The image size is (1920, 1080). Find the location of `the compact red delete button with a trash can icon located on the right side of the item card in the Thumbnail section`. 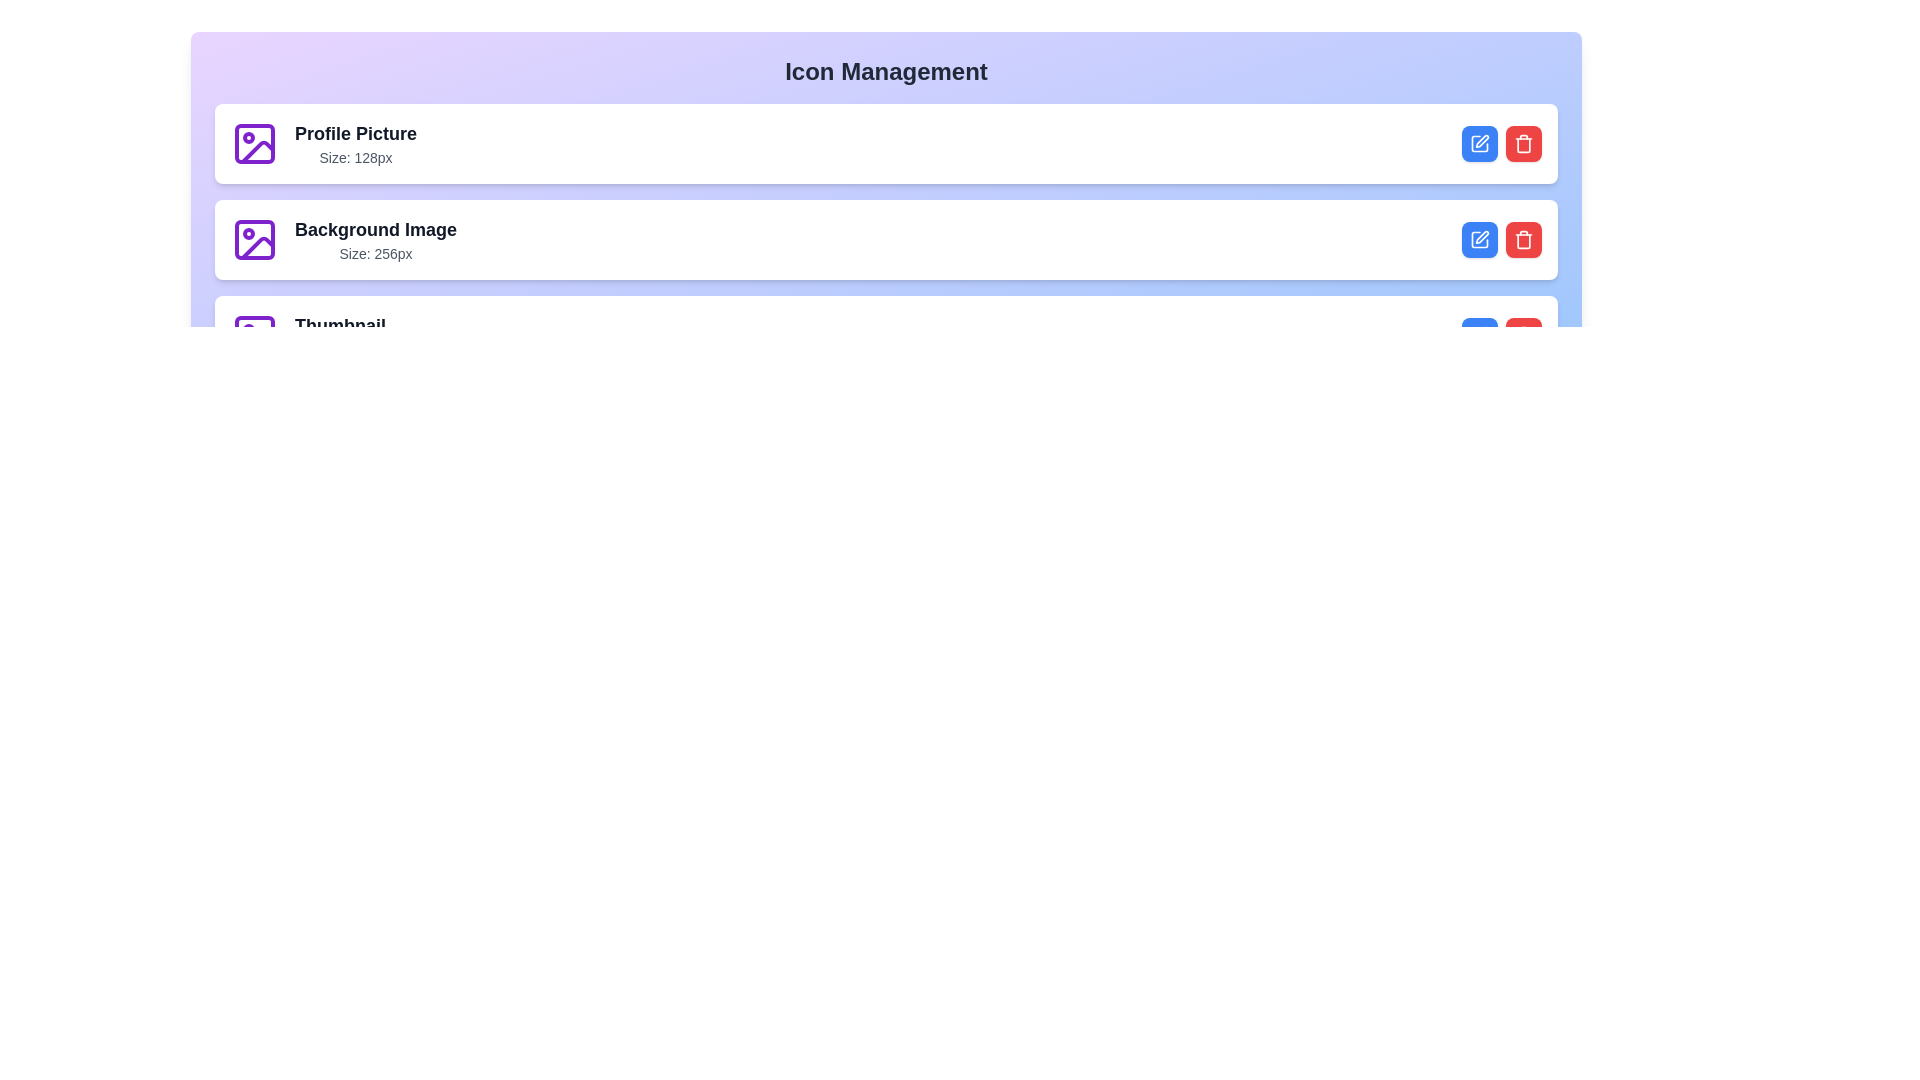

the compact red delete button with a trash can icon located on the right side of the item card in the Thumbnail section is located at coordinates (1522, 142).